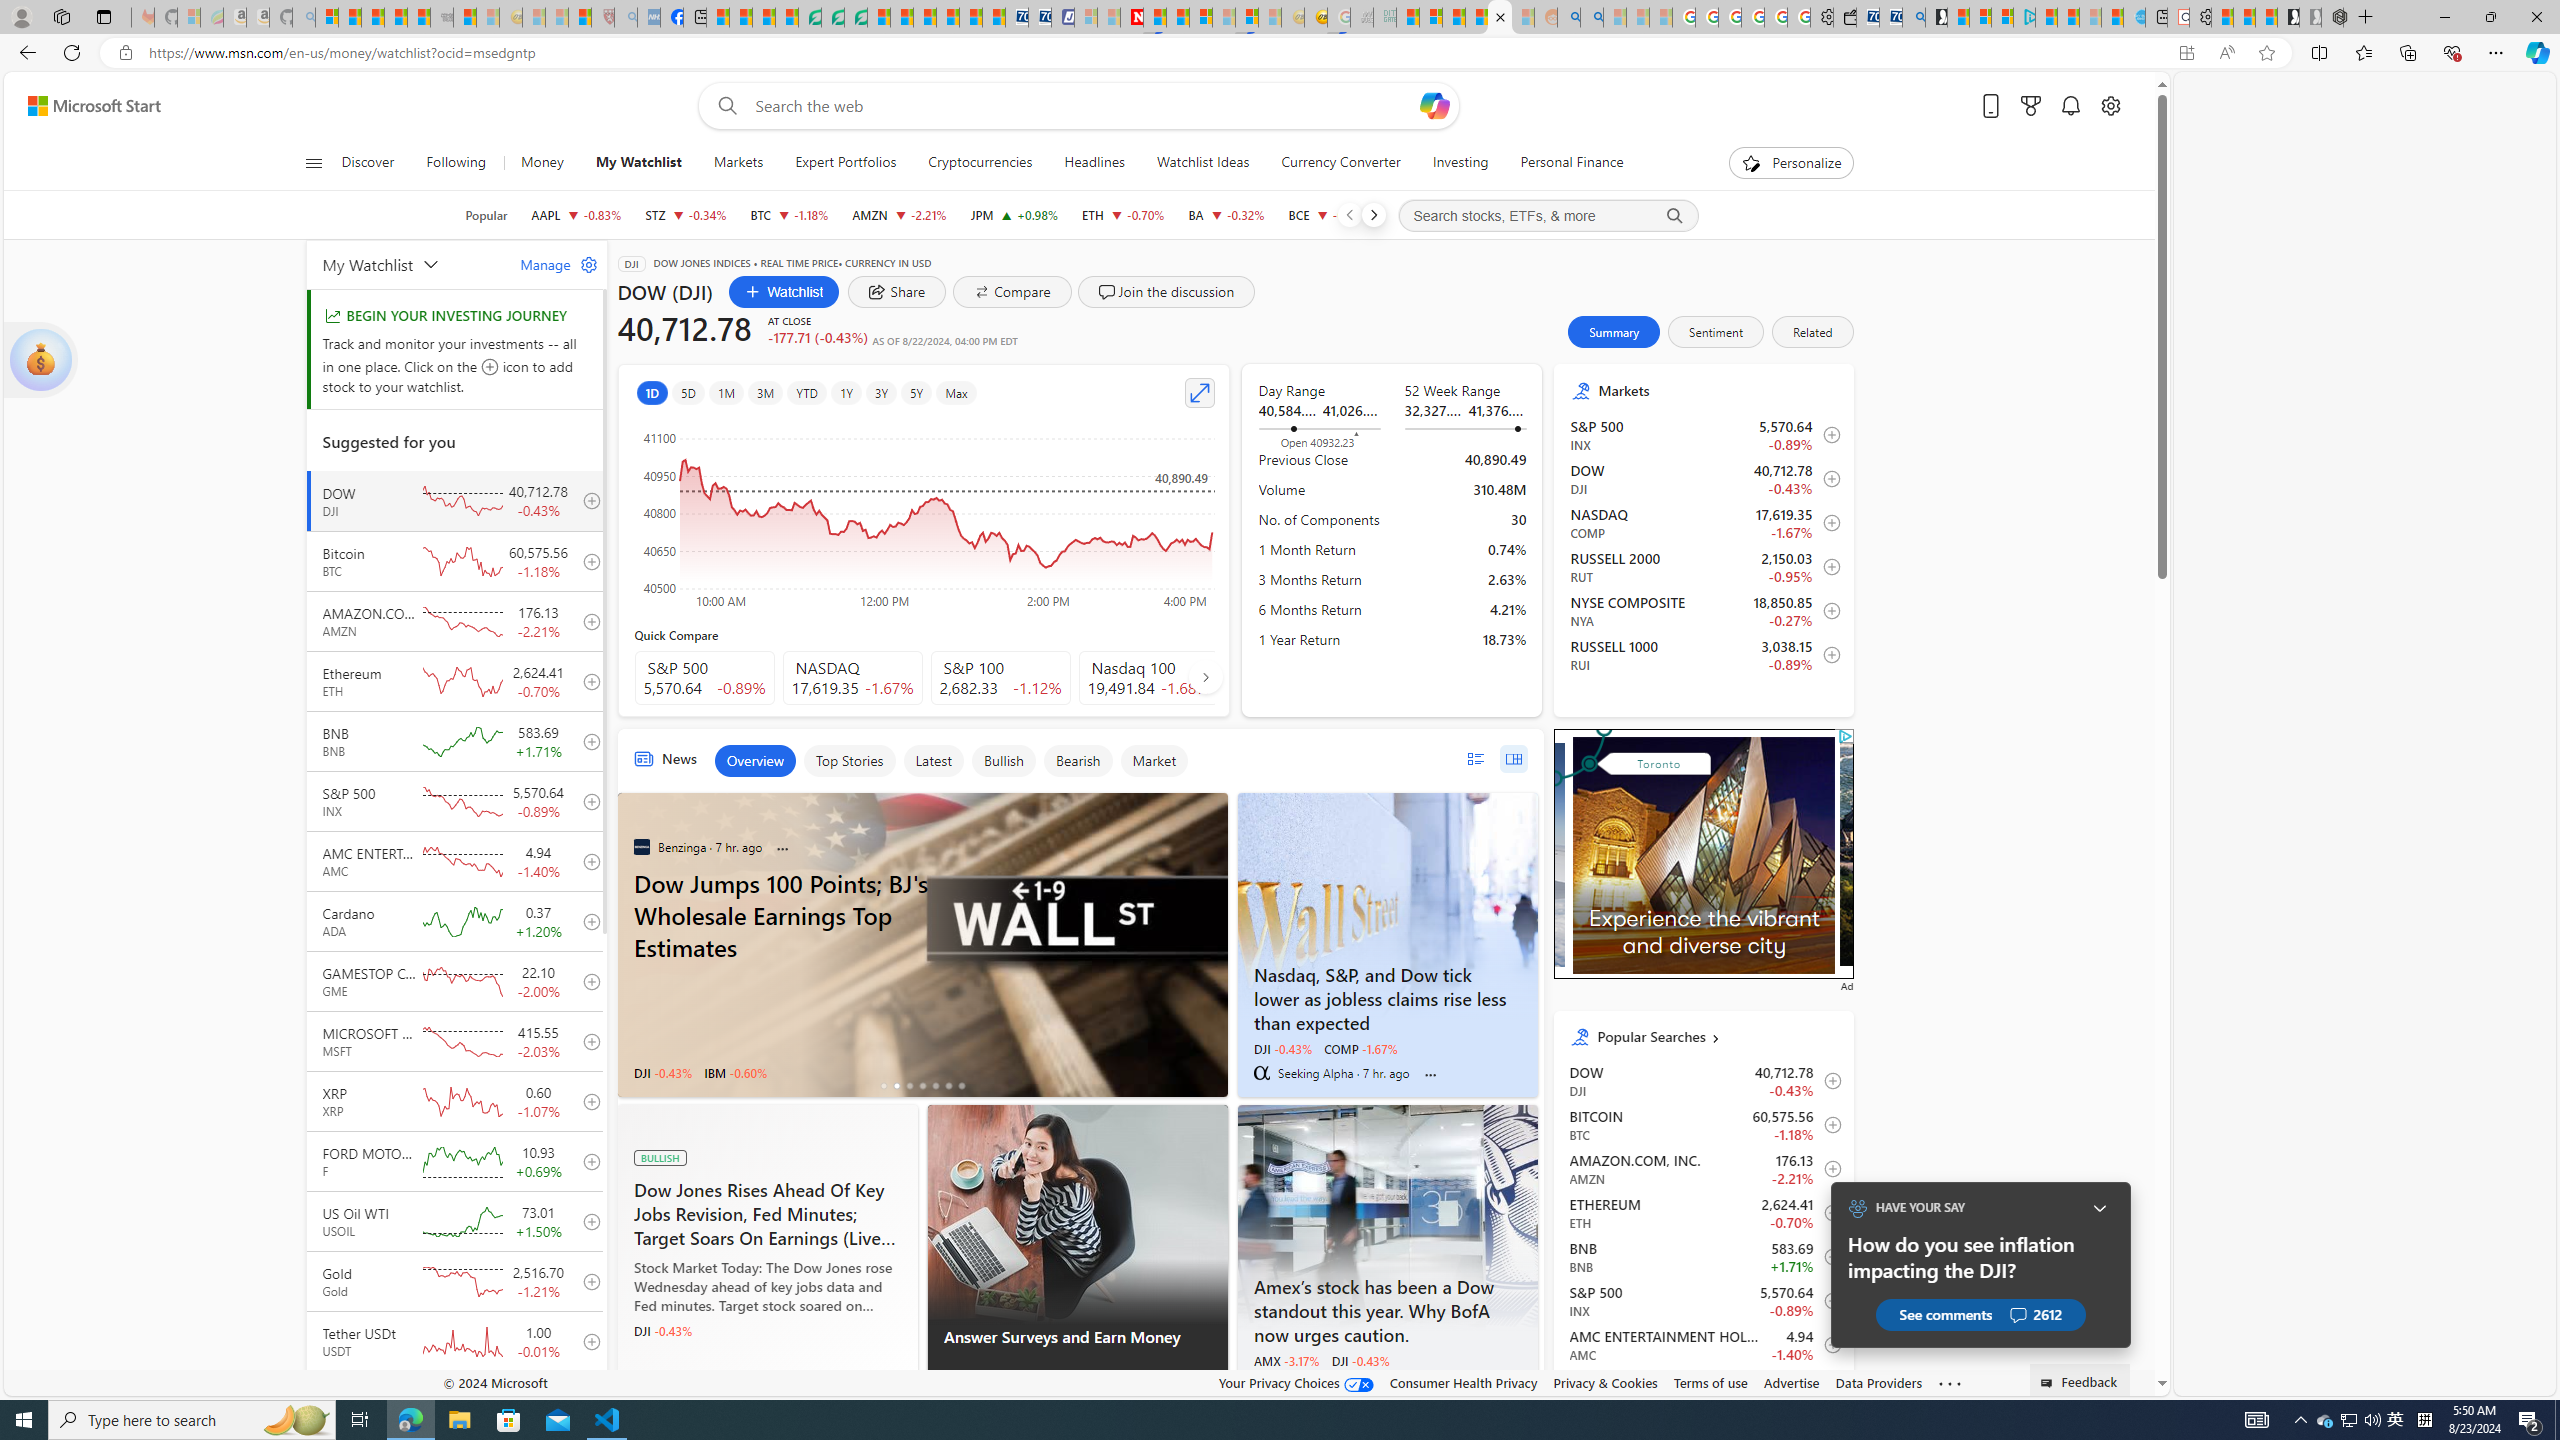 The width and height of the screenshot is (2560, 1440). What do you see at coordinates (1153, 761) in the screenshot?
I see `'Market'` at bounding box center [1153, 761].